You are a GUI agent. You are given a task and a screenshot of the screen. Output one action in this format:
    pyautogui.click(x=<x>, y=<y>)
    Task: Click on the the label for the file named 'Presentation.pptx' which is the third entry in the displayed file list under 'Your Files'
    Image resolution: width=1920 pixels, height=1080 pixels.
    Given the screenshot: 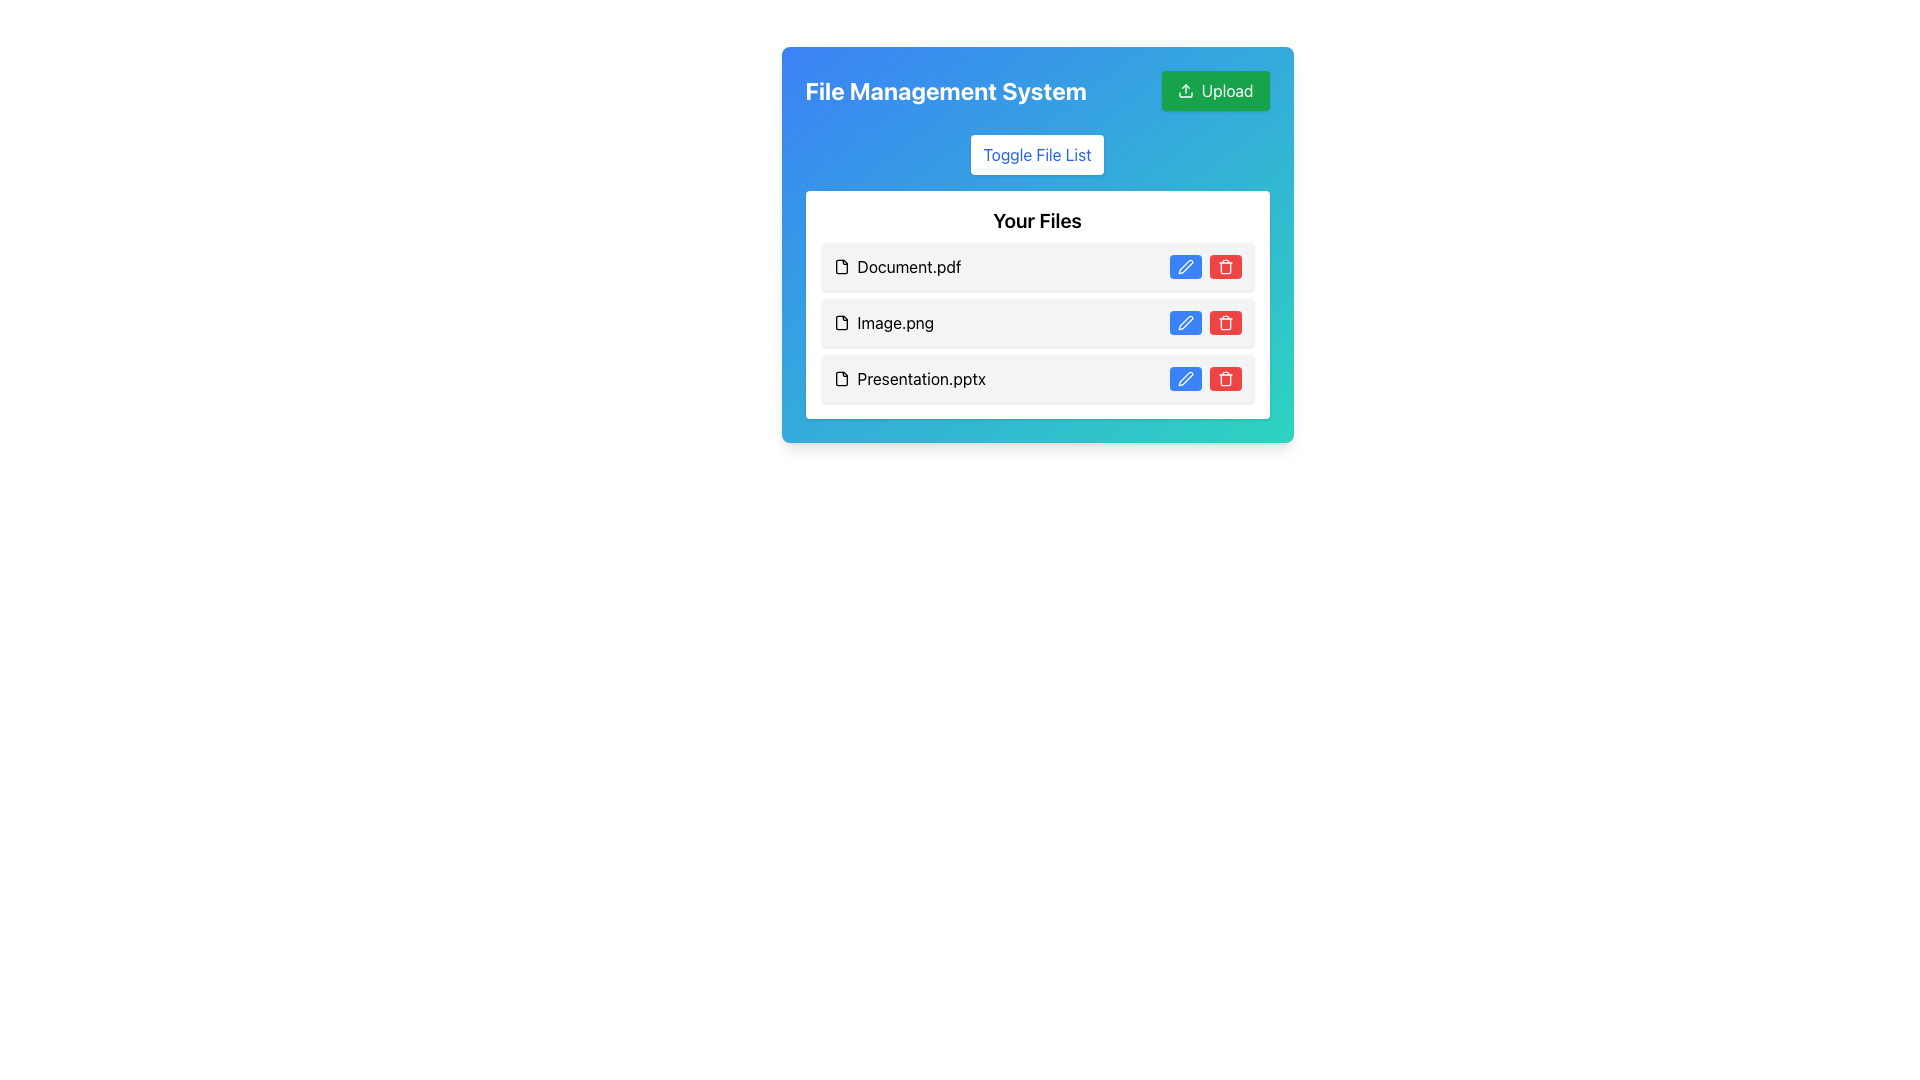 What is the action you would take?
    pyautogui.click(x=908, y=378)
    